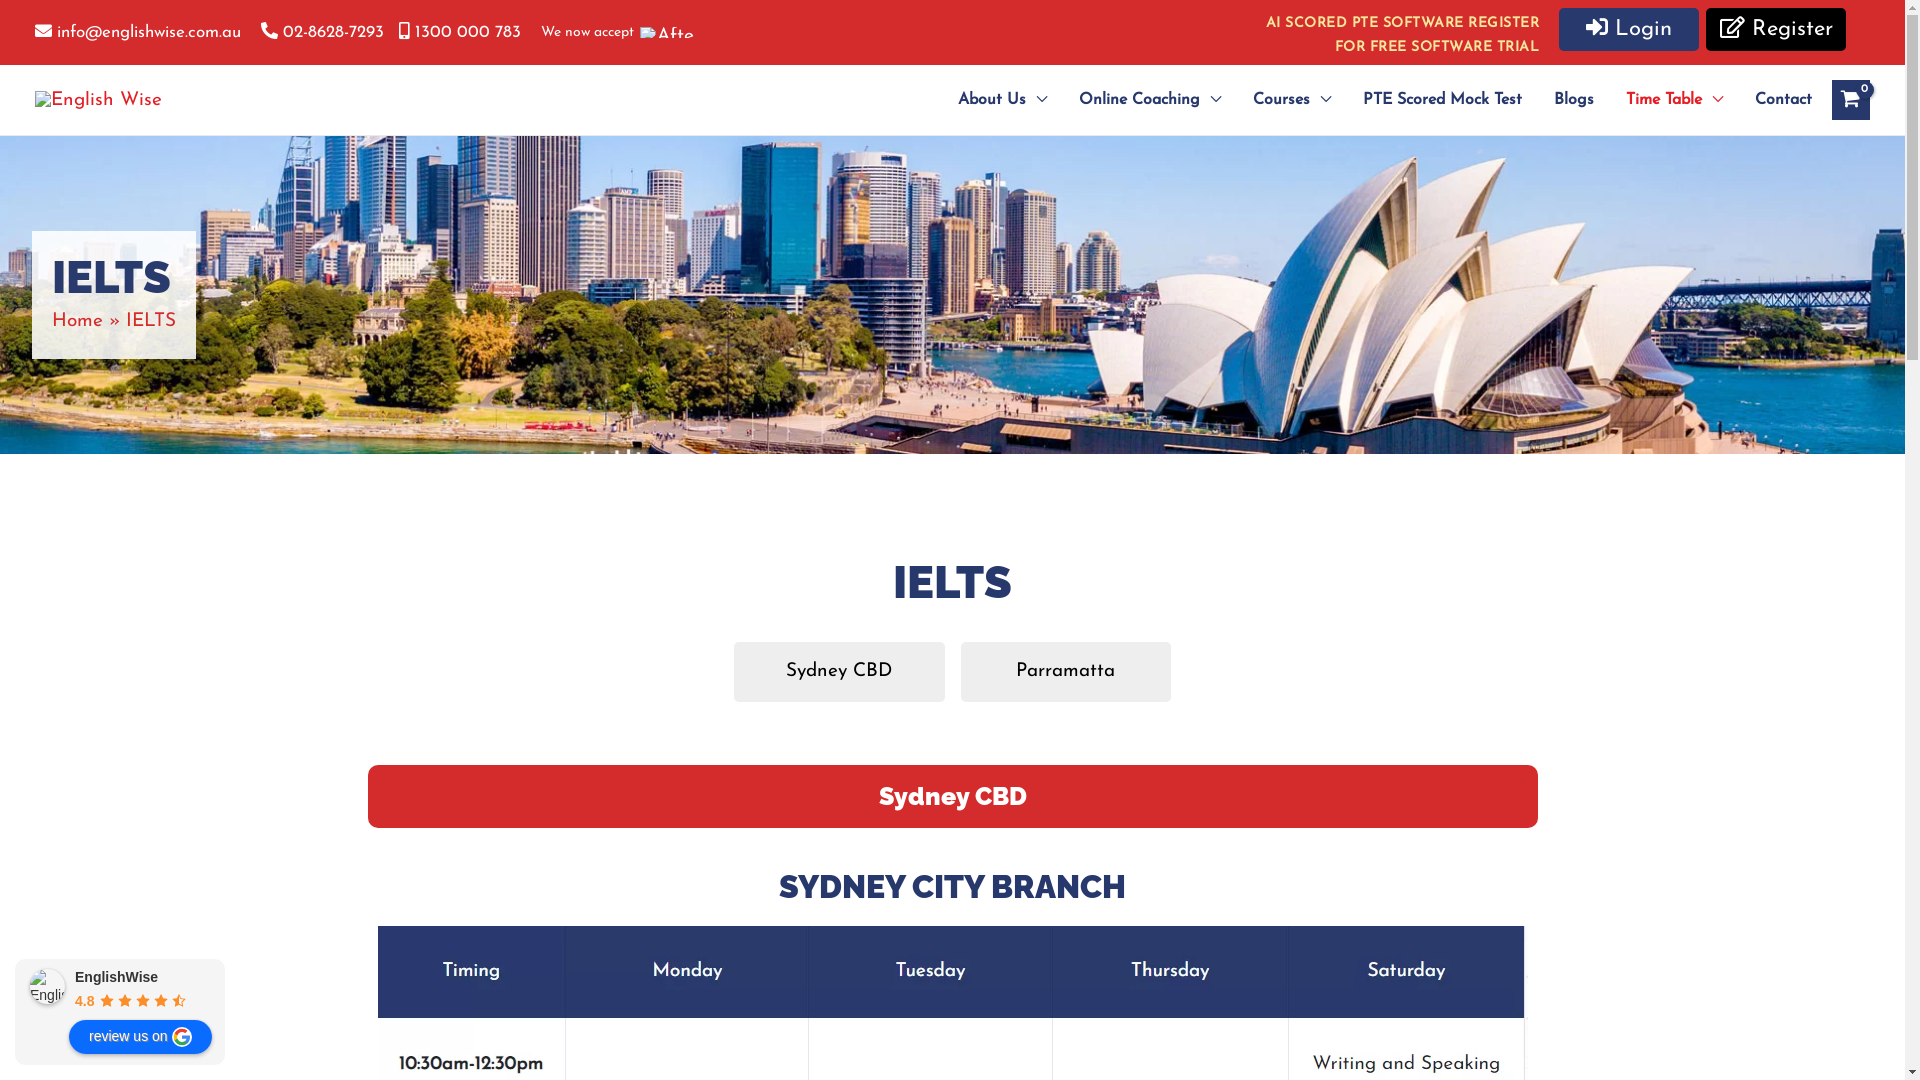 The image size is (1920, 1080). Describe the element at coordinates (1609, 100) in the screenshot. I see `'Time Table'` at that location.